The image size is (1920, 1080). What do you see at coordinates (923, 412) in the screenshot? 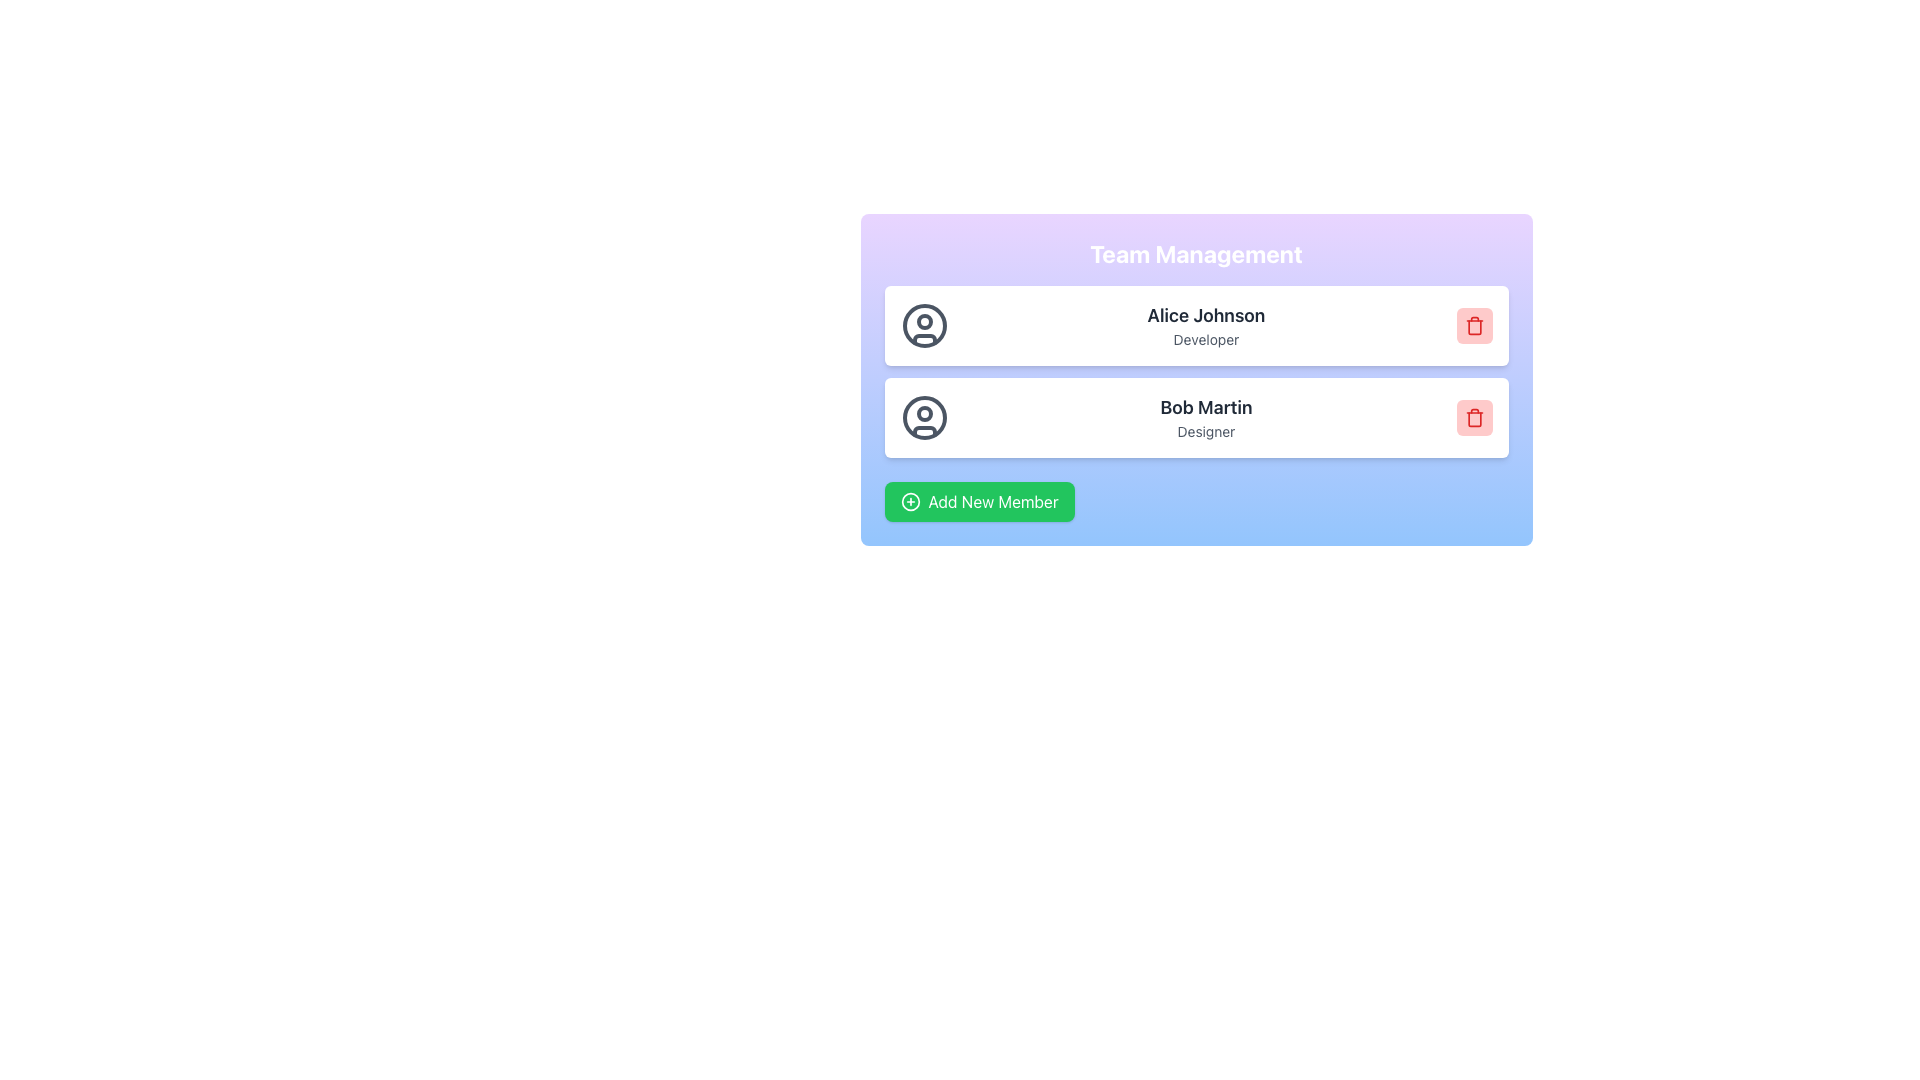
I see `the Circle SVG graphic element located at the top center of the user profile icon` at bounding box center [923, 412].